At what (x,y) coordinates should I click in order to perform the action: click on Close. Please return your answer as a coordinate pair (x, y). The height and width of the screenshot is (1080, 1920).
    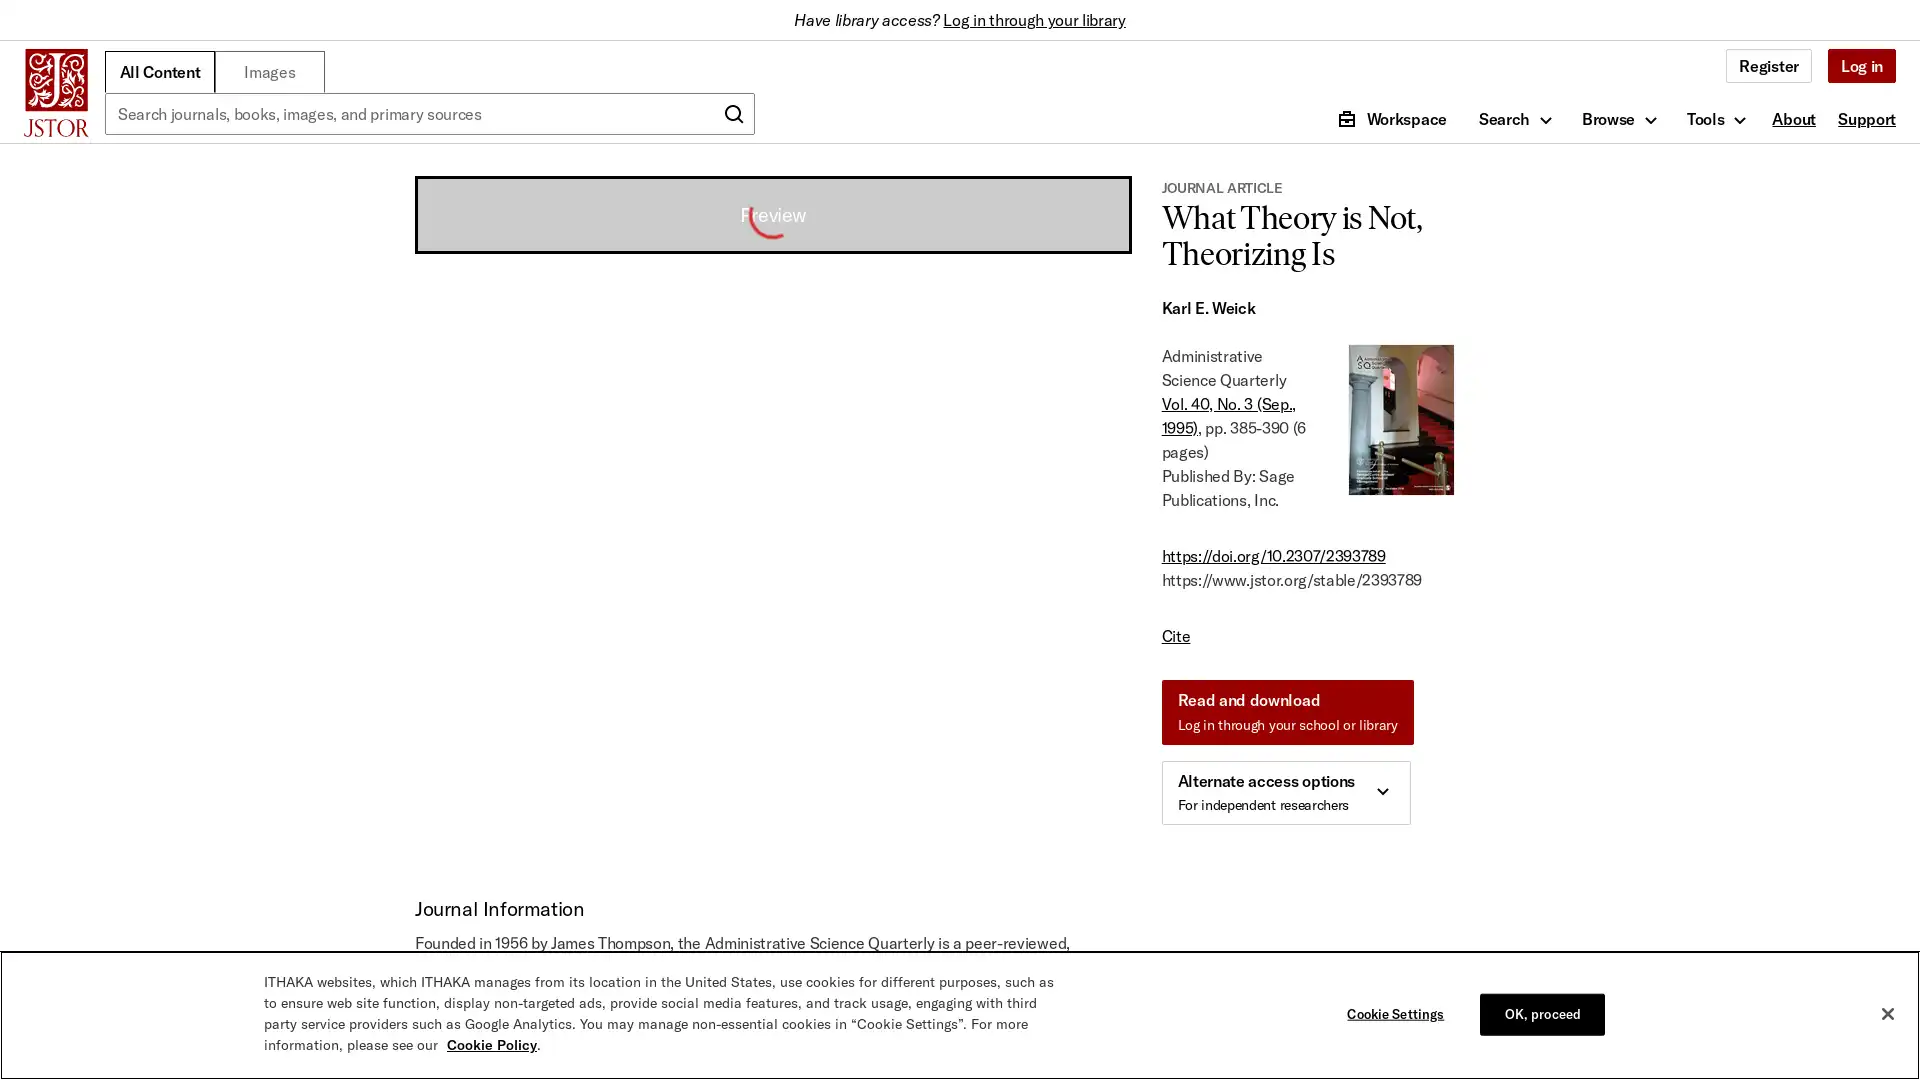
    Looking at the image, I should click on (1886, 1014).